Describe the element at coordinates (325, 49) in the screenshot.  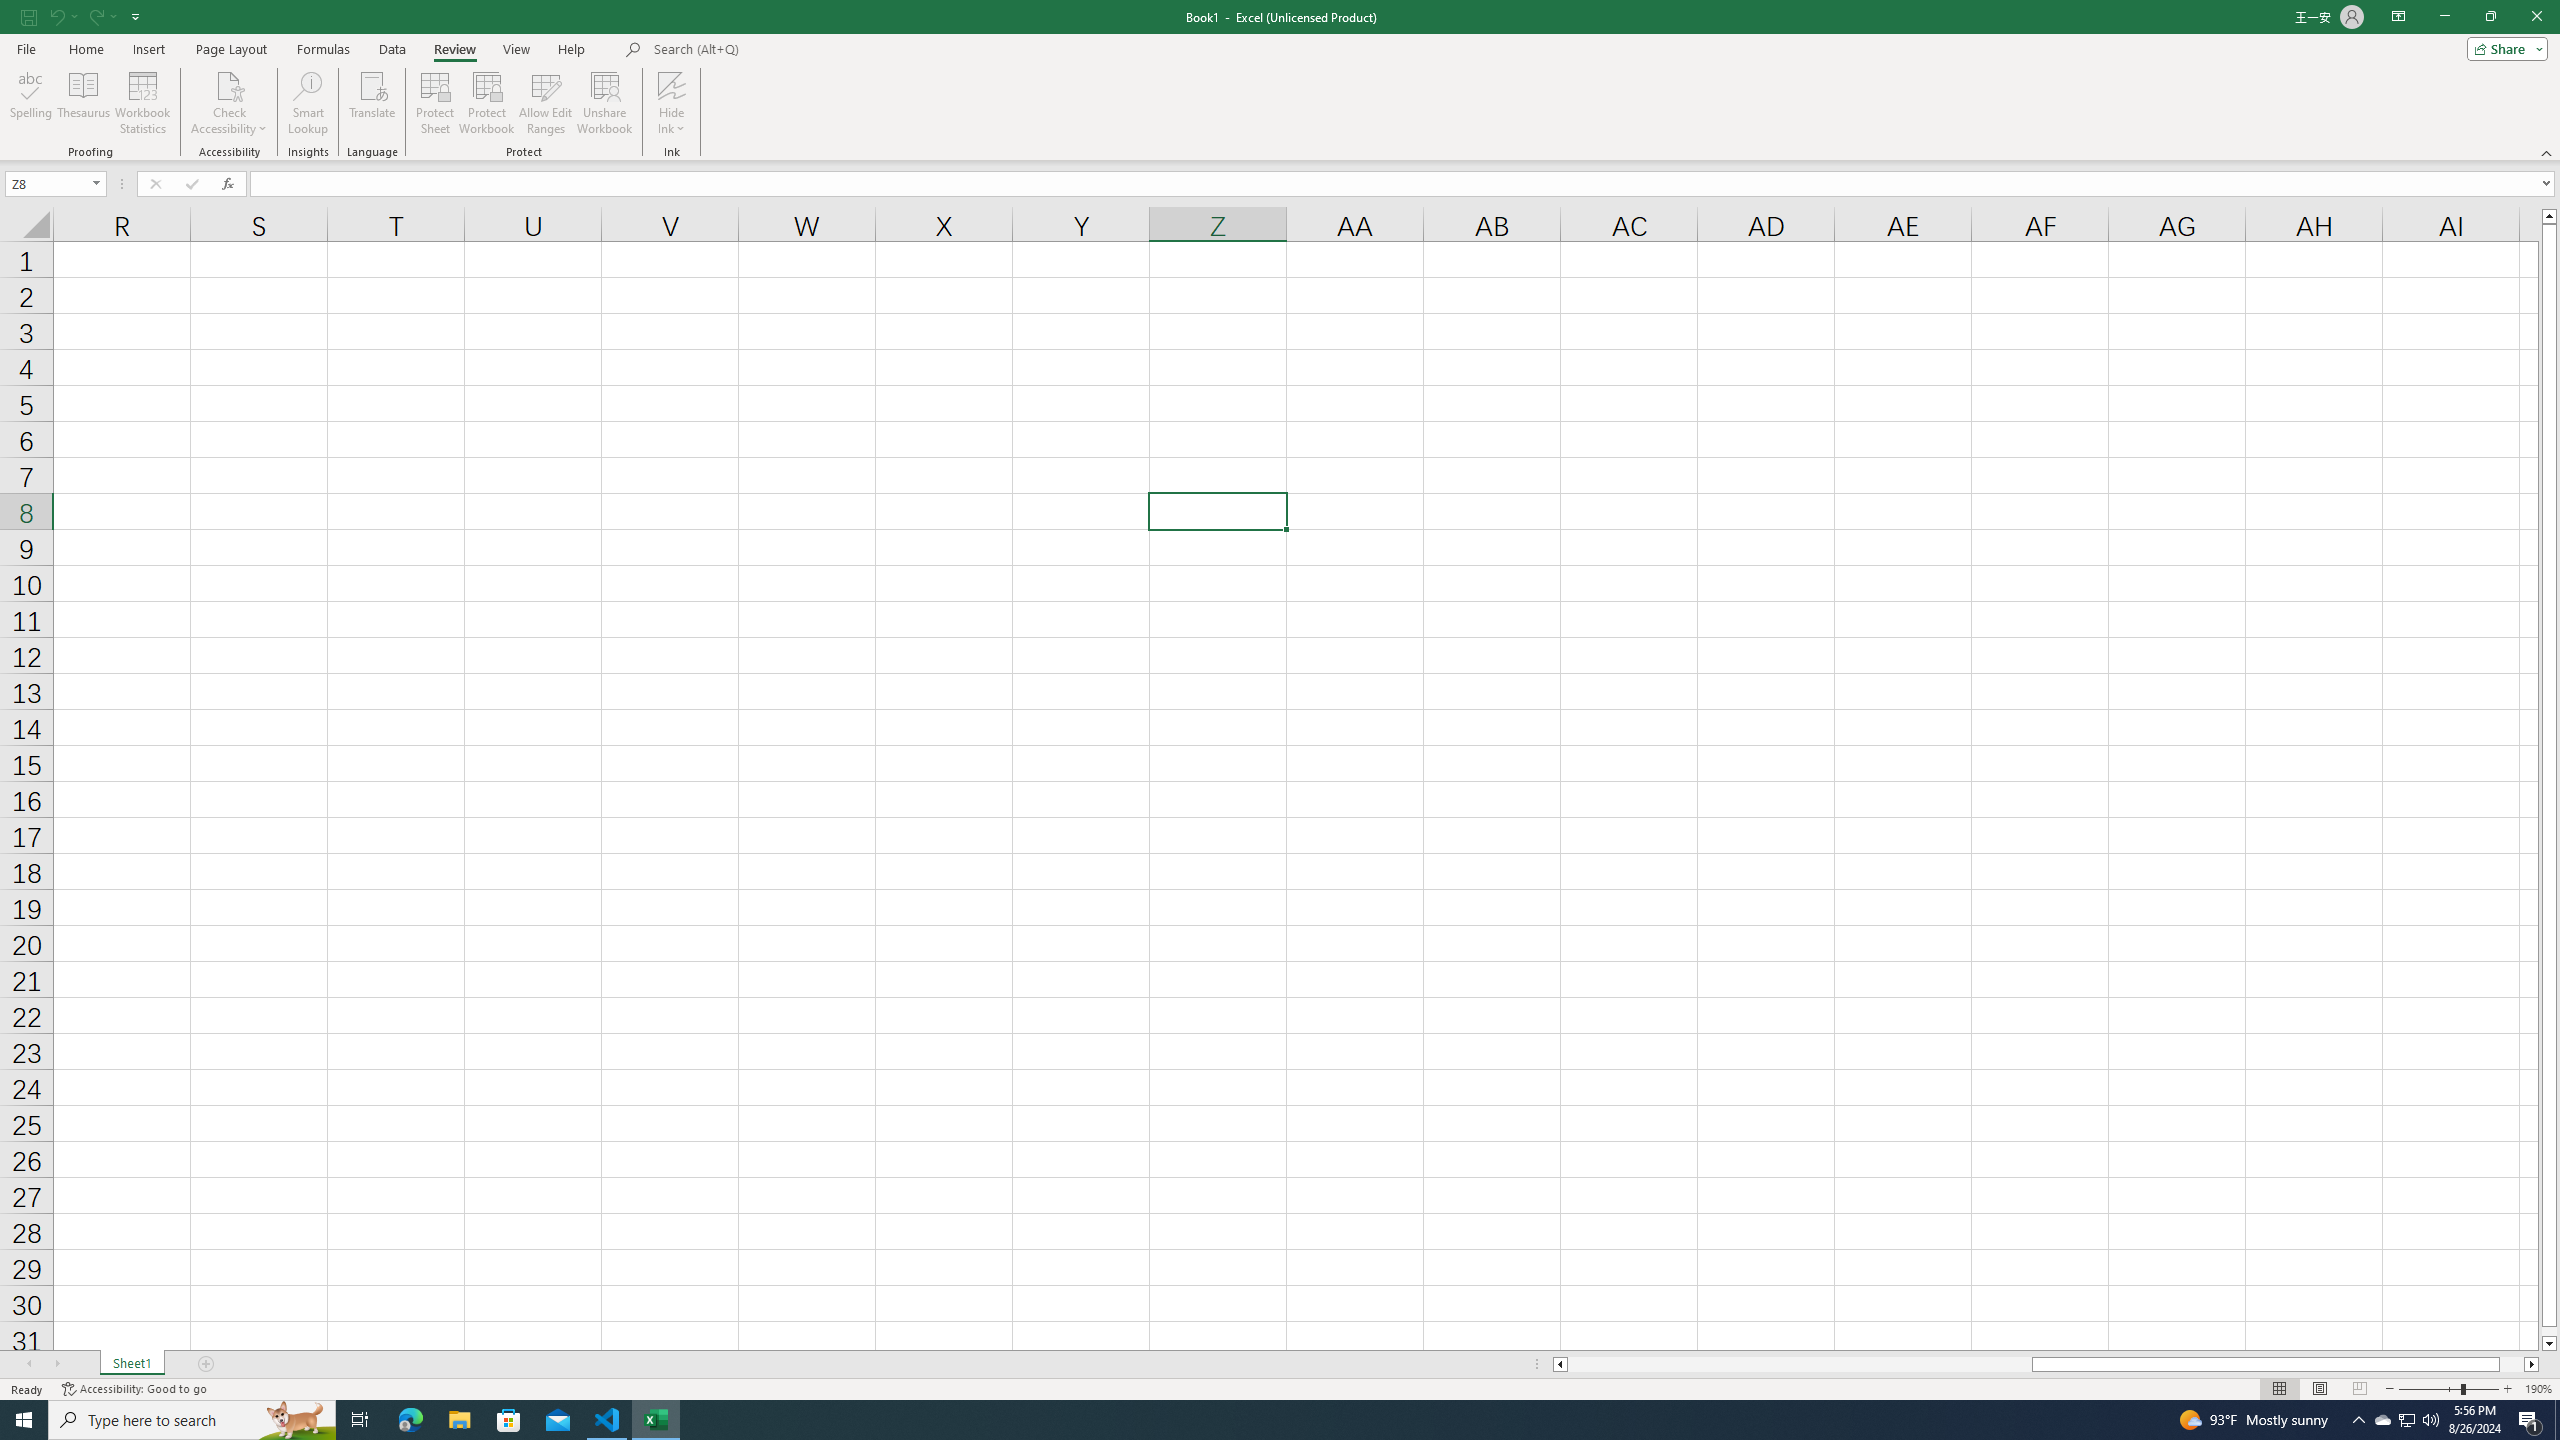
I see `'Formulas'` at that location.